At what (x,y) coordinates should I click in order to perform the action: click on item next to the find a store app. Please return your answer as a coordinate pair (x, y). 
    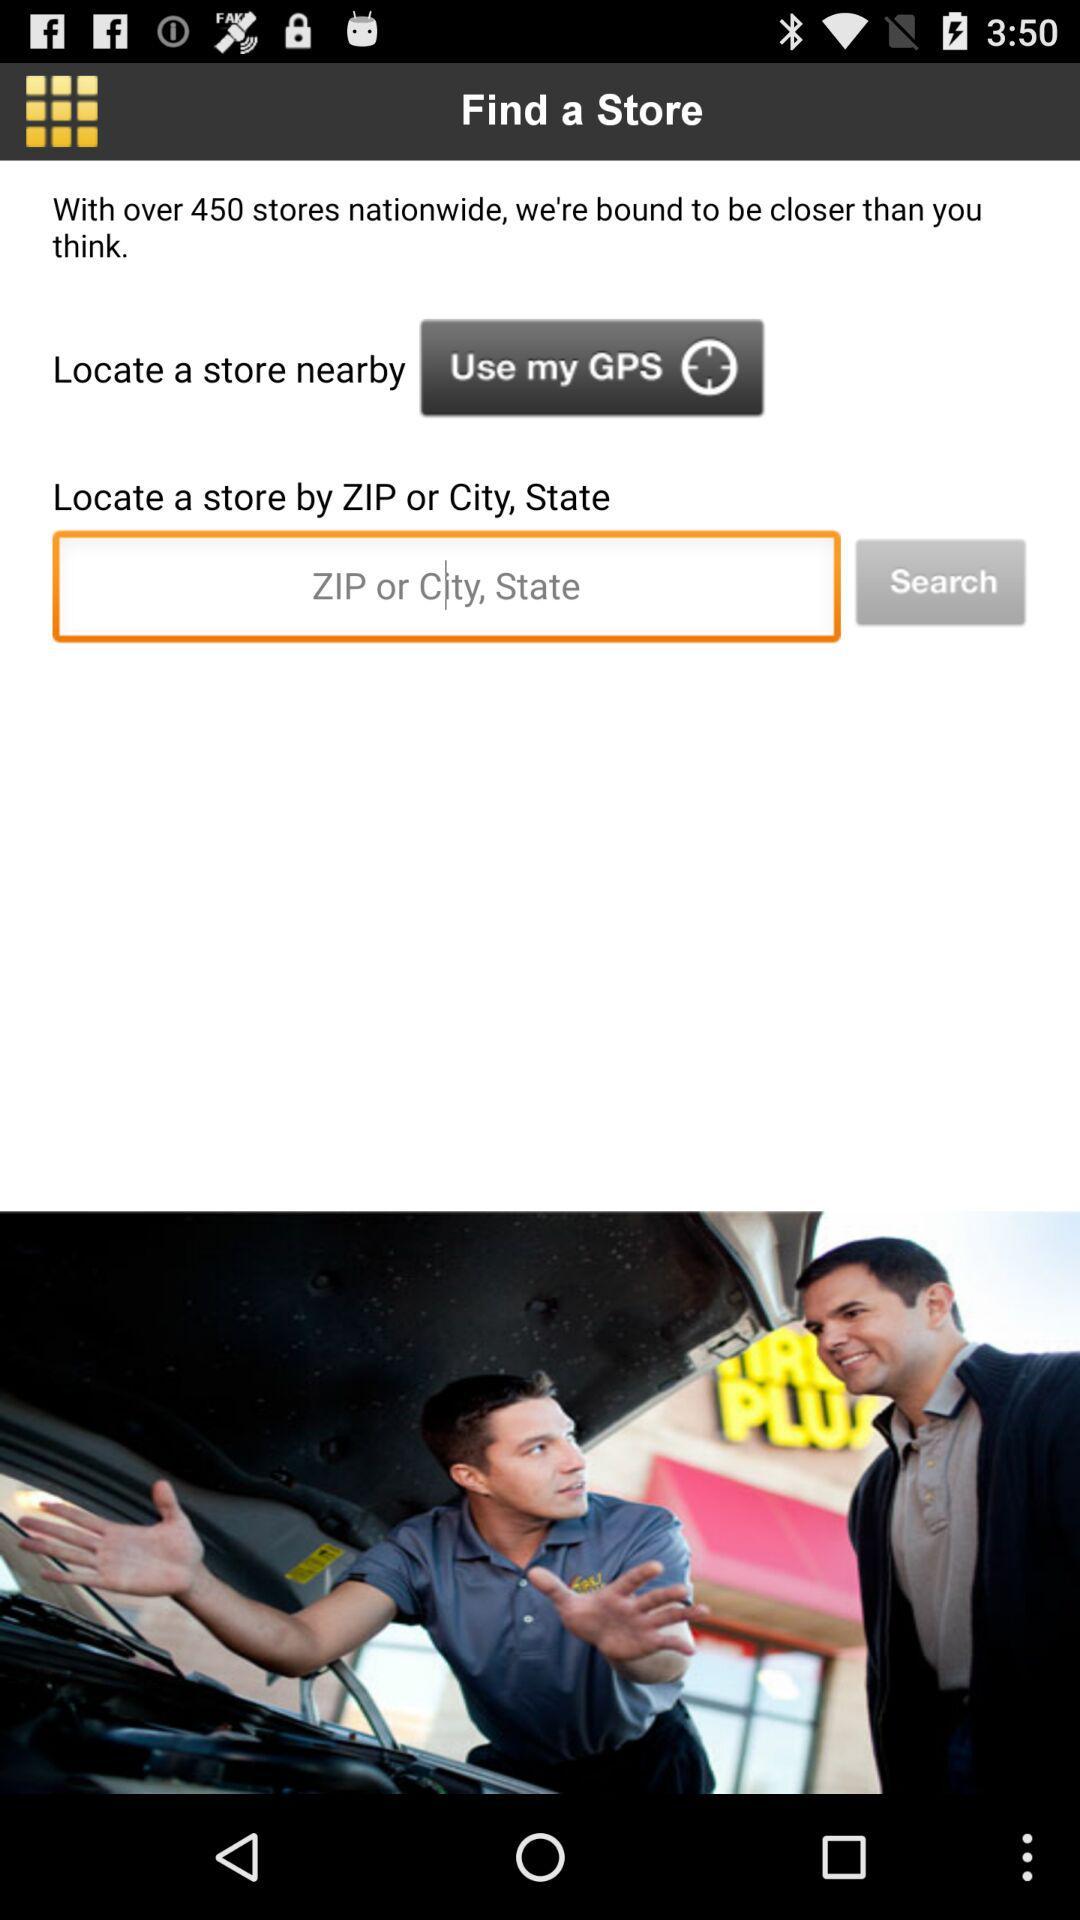
    Looking at the image, I should click on (60, 110).